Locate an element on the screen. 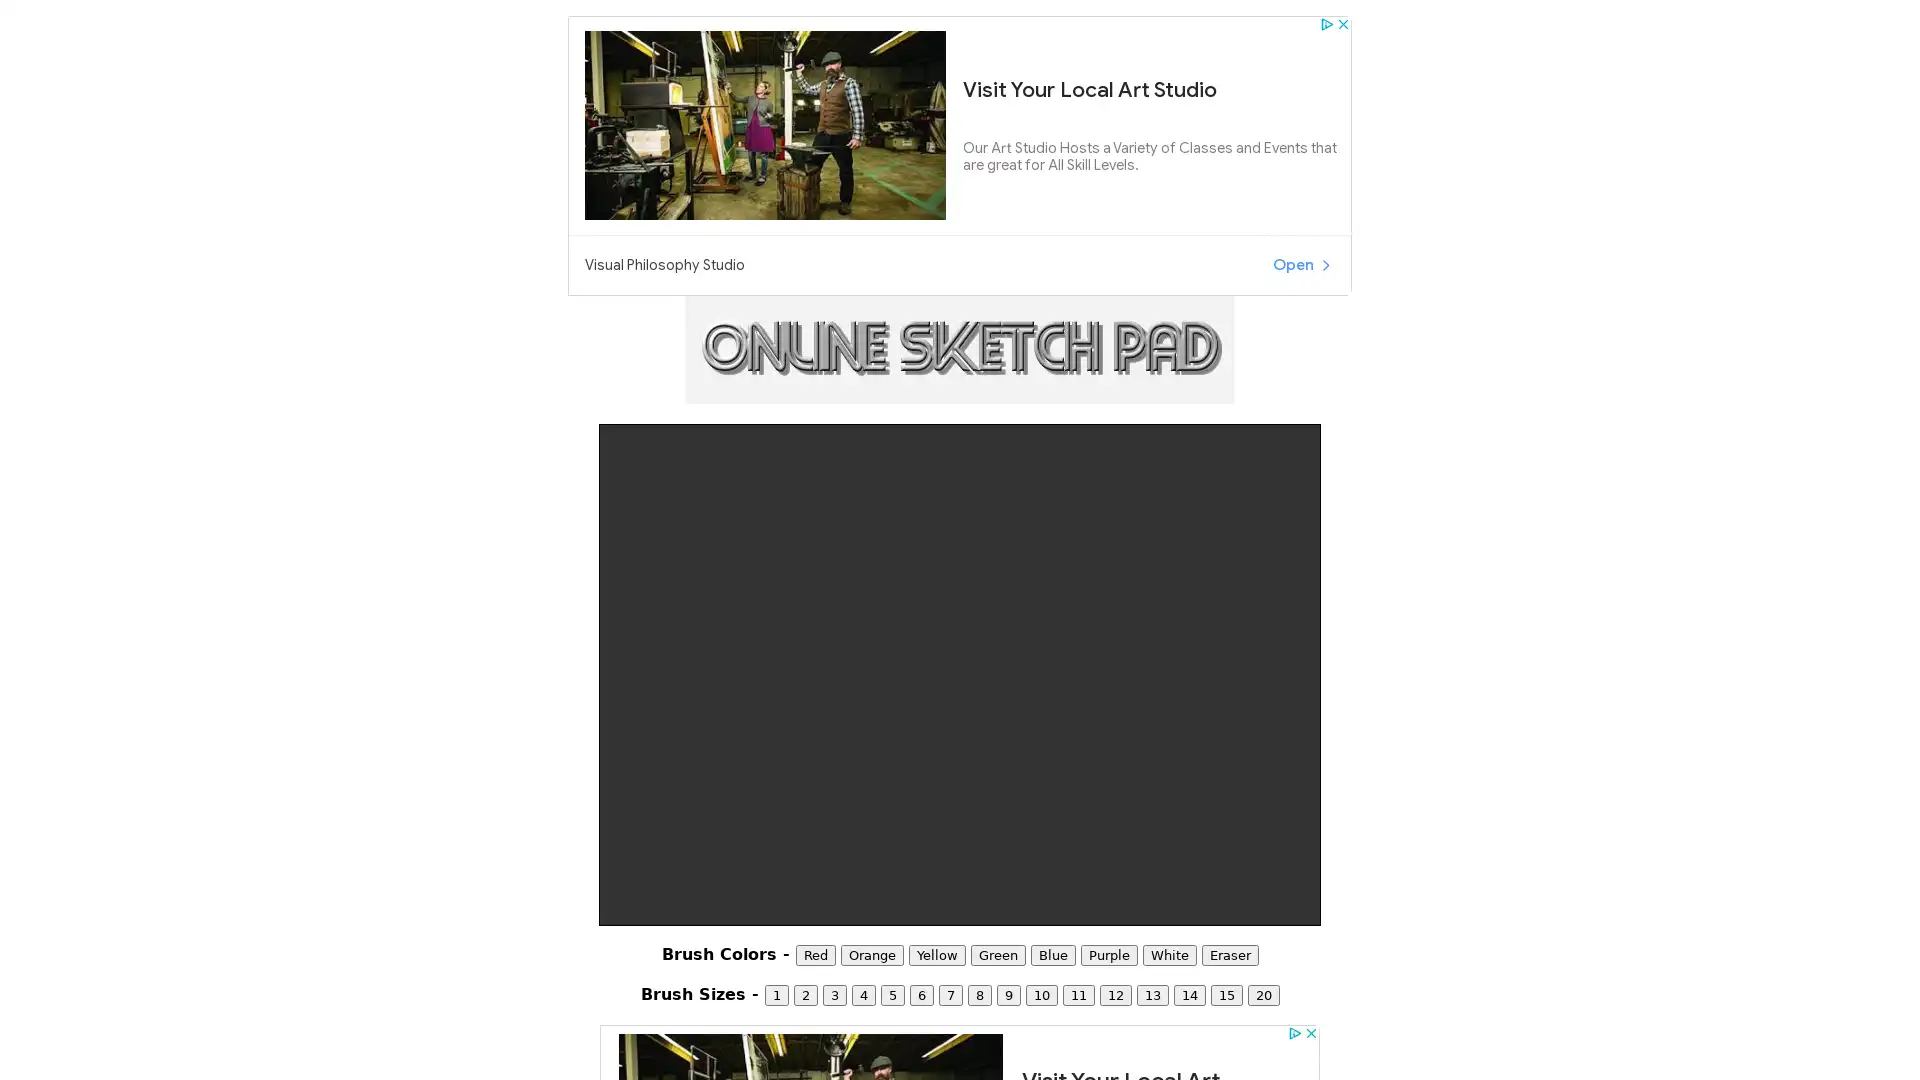 The width and height of the screenshot is (1920, 1080). Blue is located at coordinates (1051, 954).